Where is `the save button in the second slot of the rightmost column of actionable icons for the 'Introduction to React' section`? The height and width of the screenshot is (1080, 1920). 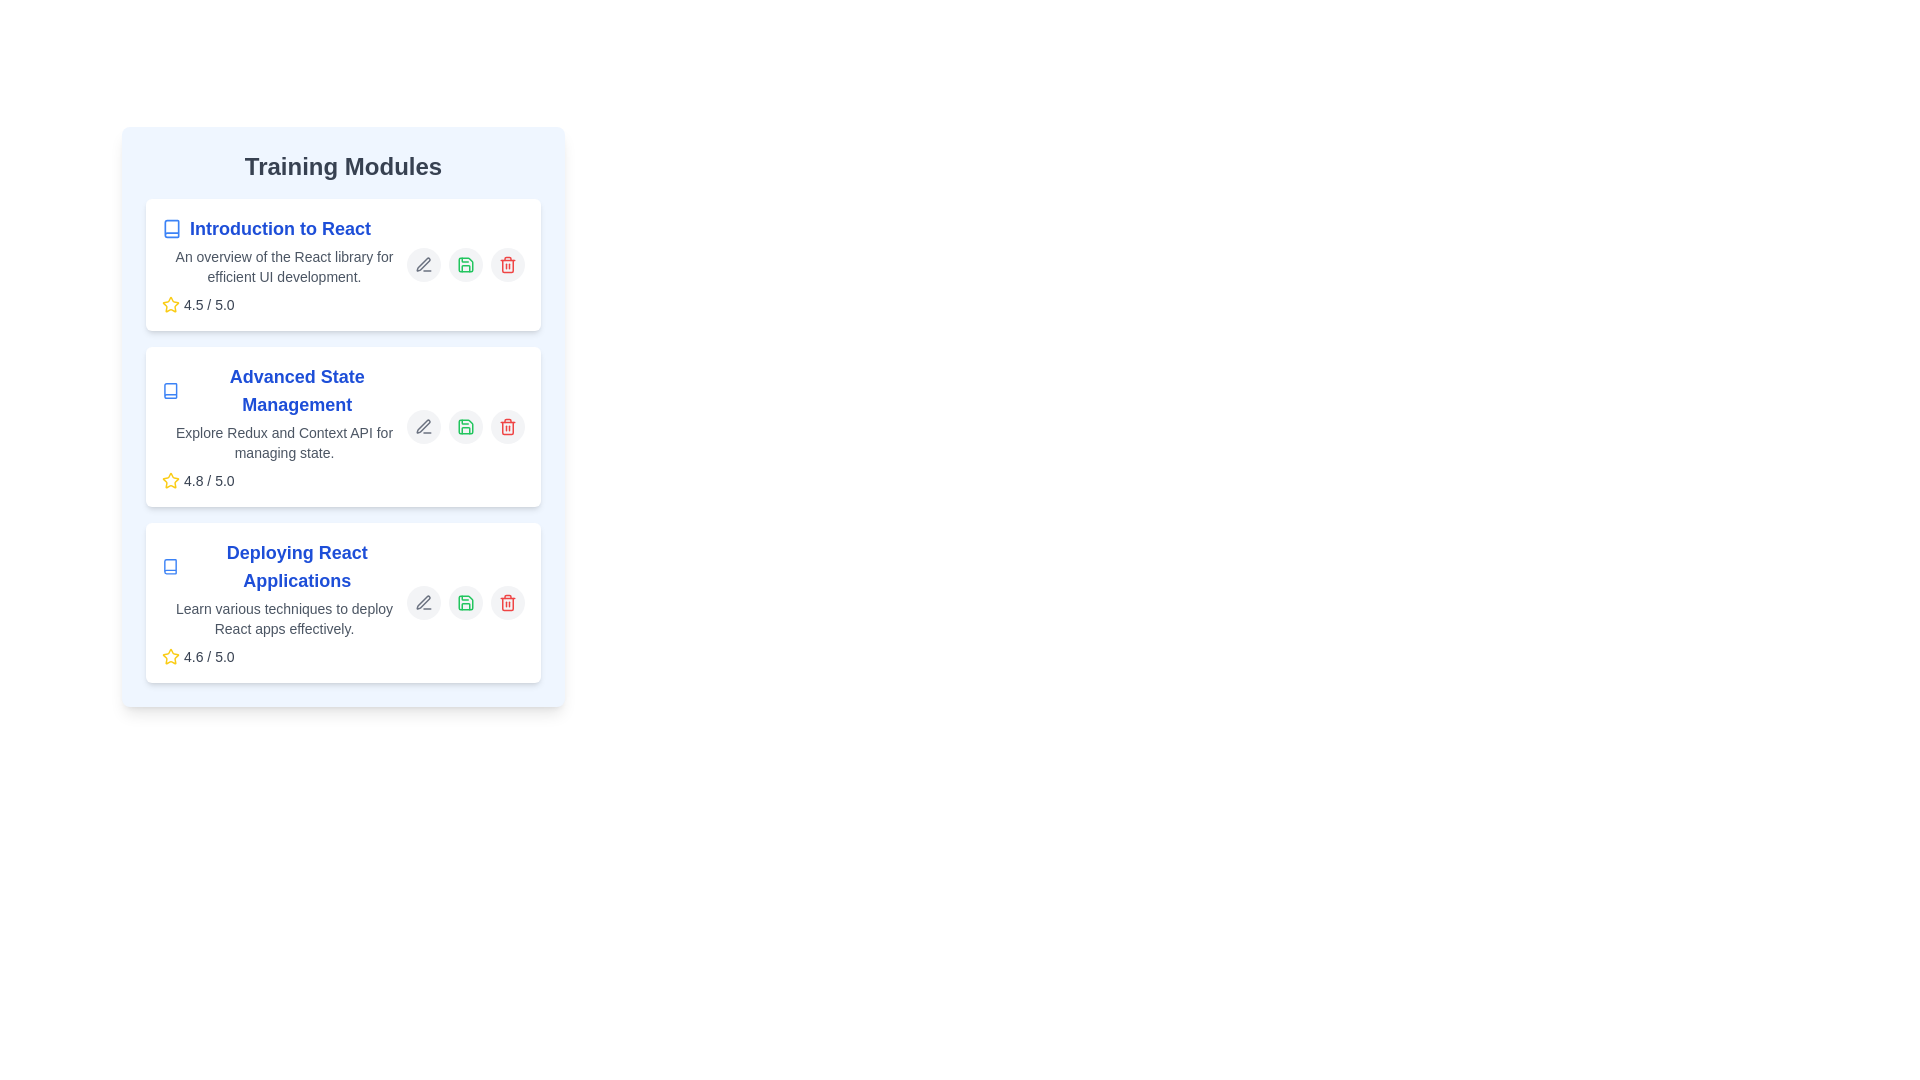 the save button in the second slot of the rightmost column of actionable icons for the 'Introduction to React' section is located at coordinates (464, 264).